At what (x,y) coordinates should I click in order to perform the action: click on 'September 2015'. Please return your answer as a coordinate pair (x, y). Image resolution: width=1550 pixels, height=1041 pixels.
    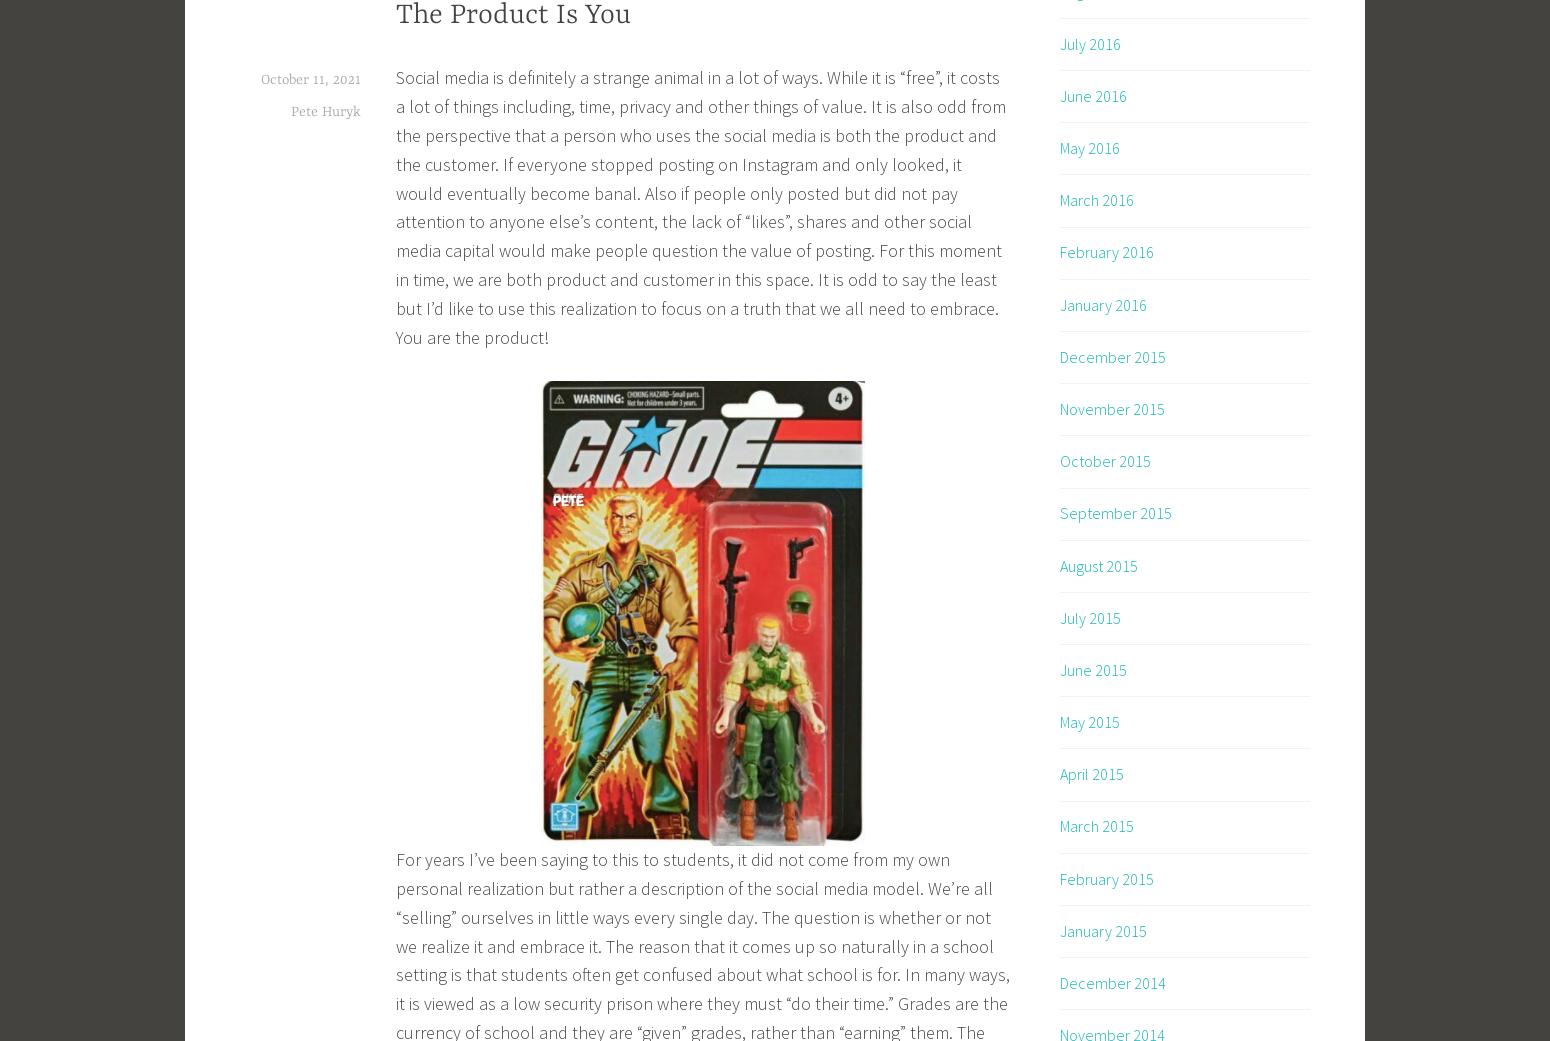
    Looking at the image, I should click on (1115, 512).